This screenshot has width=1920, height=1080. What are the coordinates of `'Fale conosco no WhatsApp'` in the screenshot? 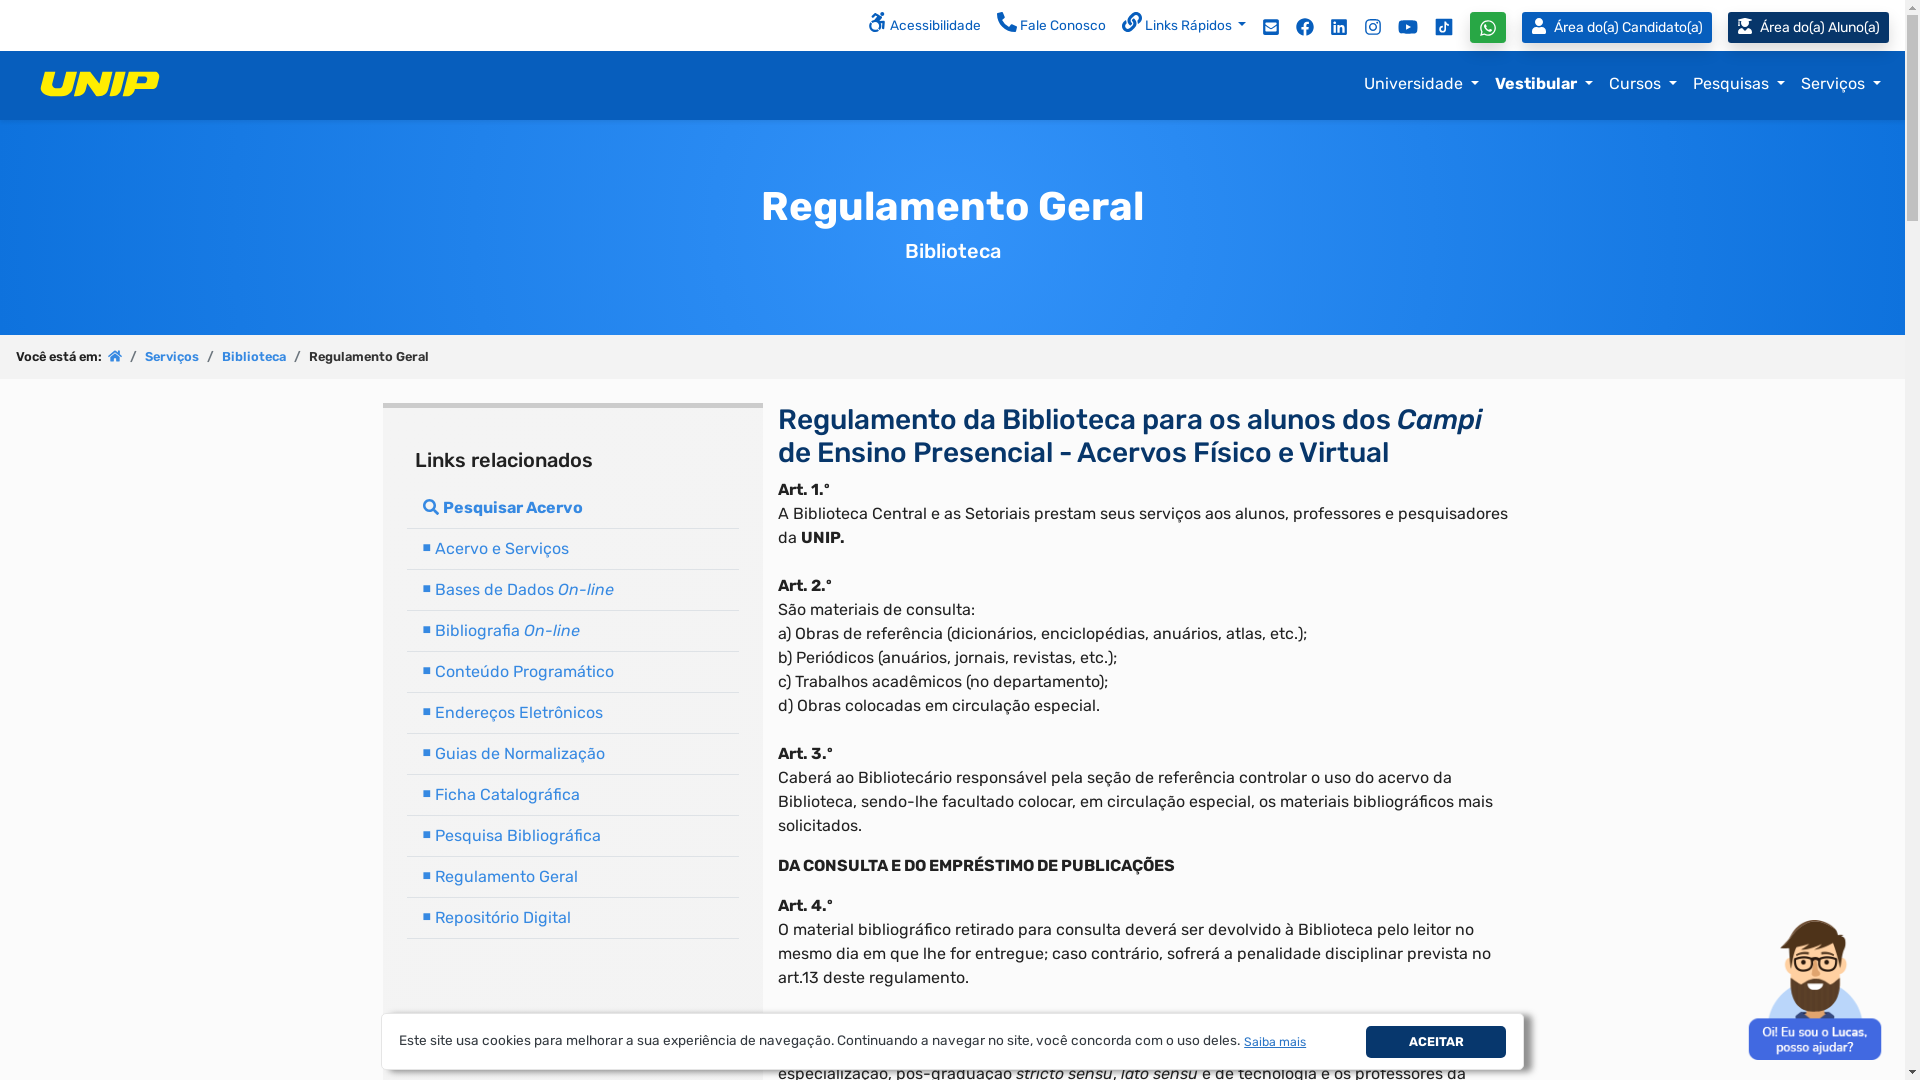 It's located at (1488, 27).